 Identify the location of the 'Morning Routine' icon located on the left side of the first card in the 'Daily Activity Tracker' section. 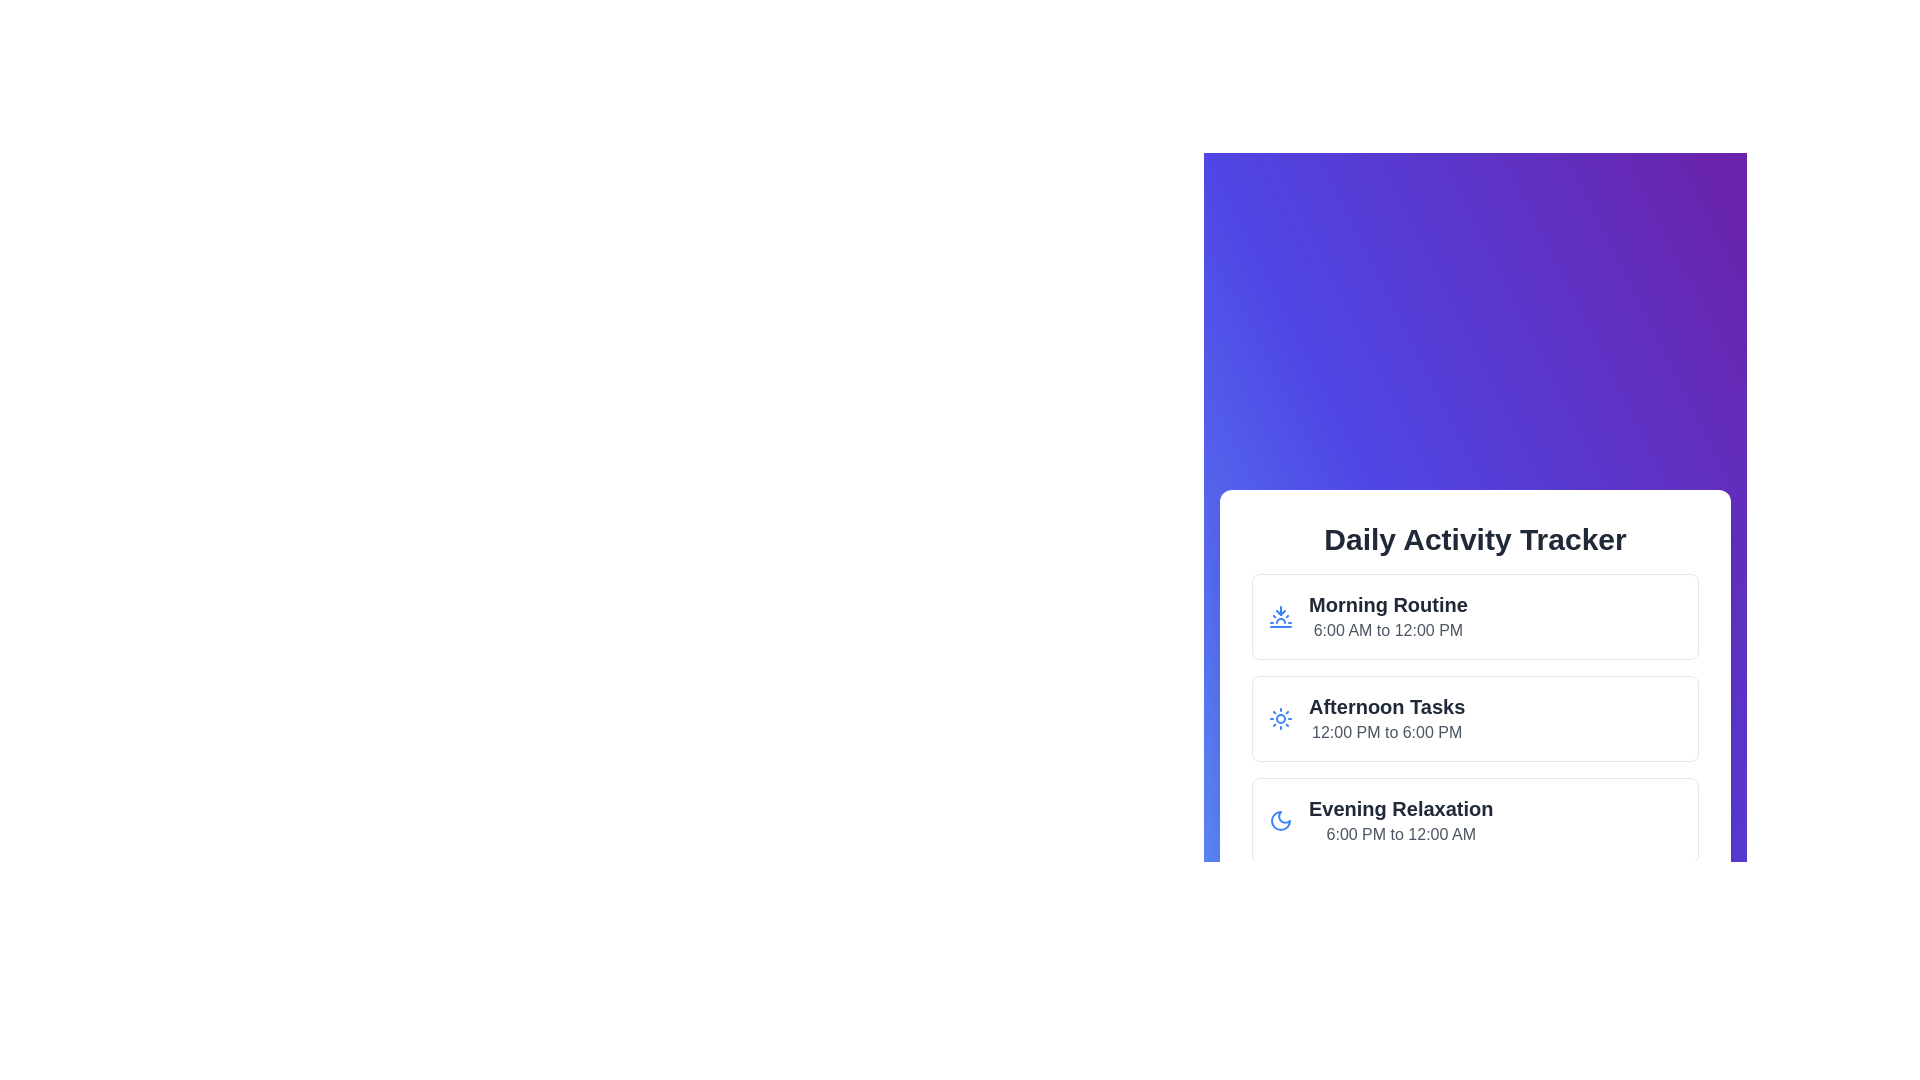
(1281, 616).